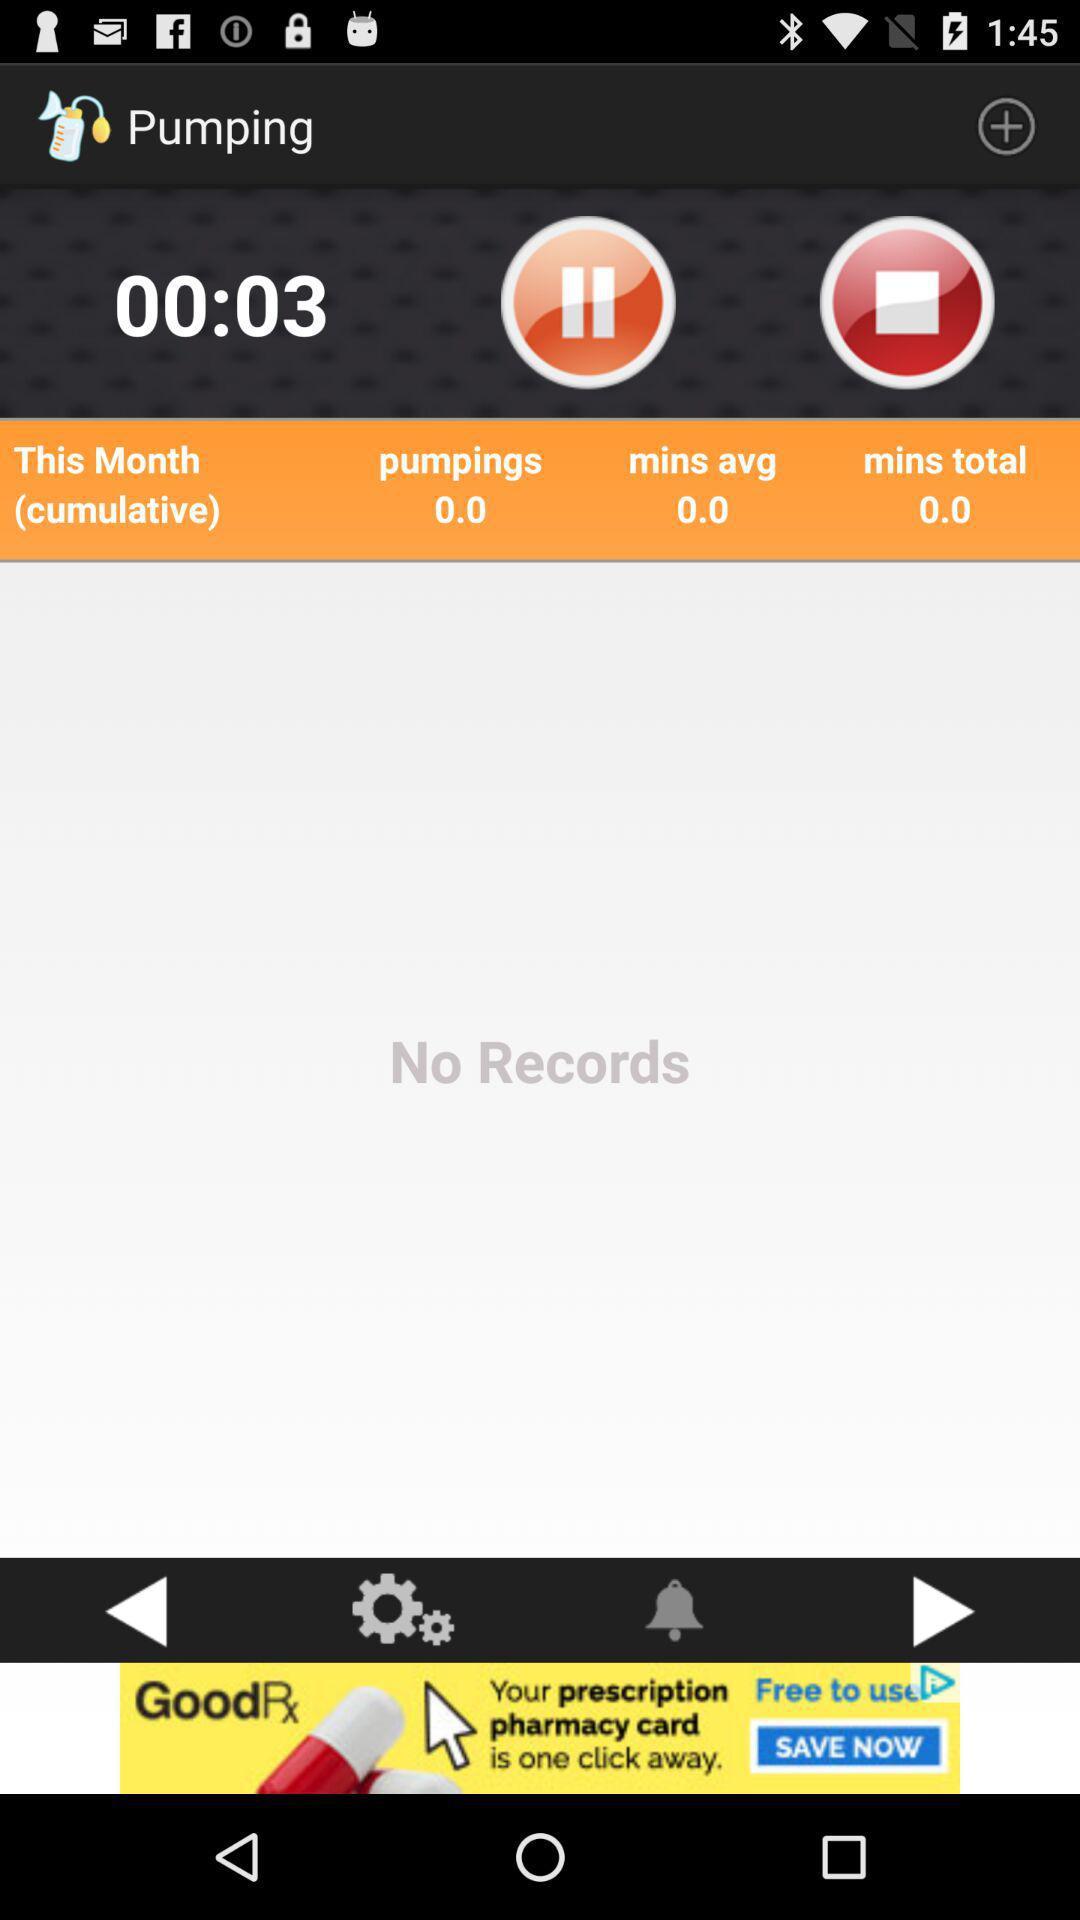 The image size is (1080, 1920). Describe the element at coordinates (405, 1610) in the screenshot. I see `see more options` at that location.